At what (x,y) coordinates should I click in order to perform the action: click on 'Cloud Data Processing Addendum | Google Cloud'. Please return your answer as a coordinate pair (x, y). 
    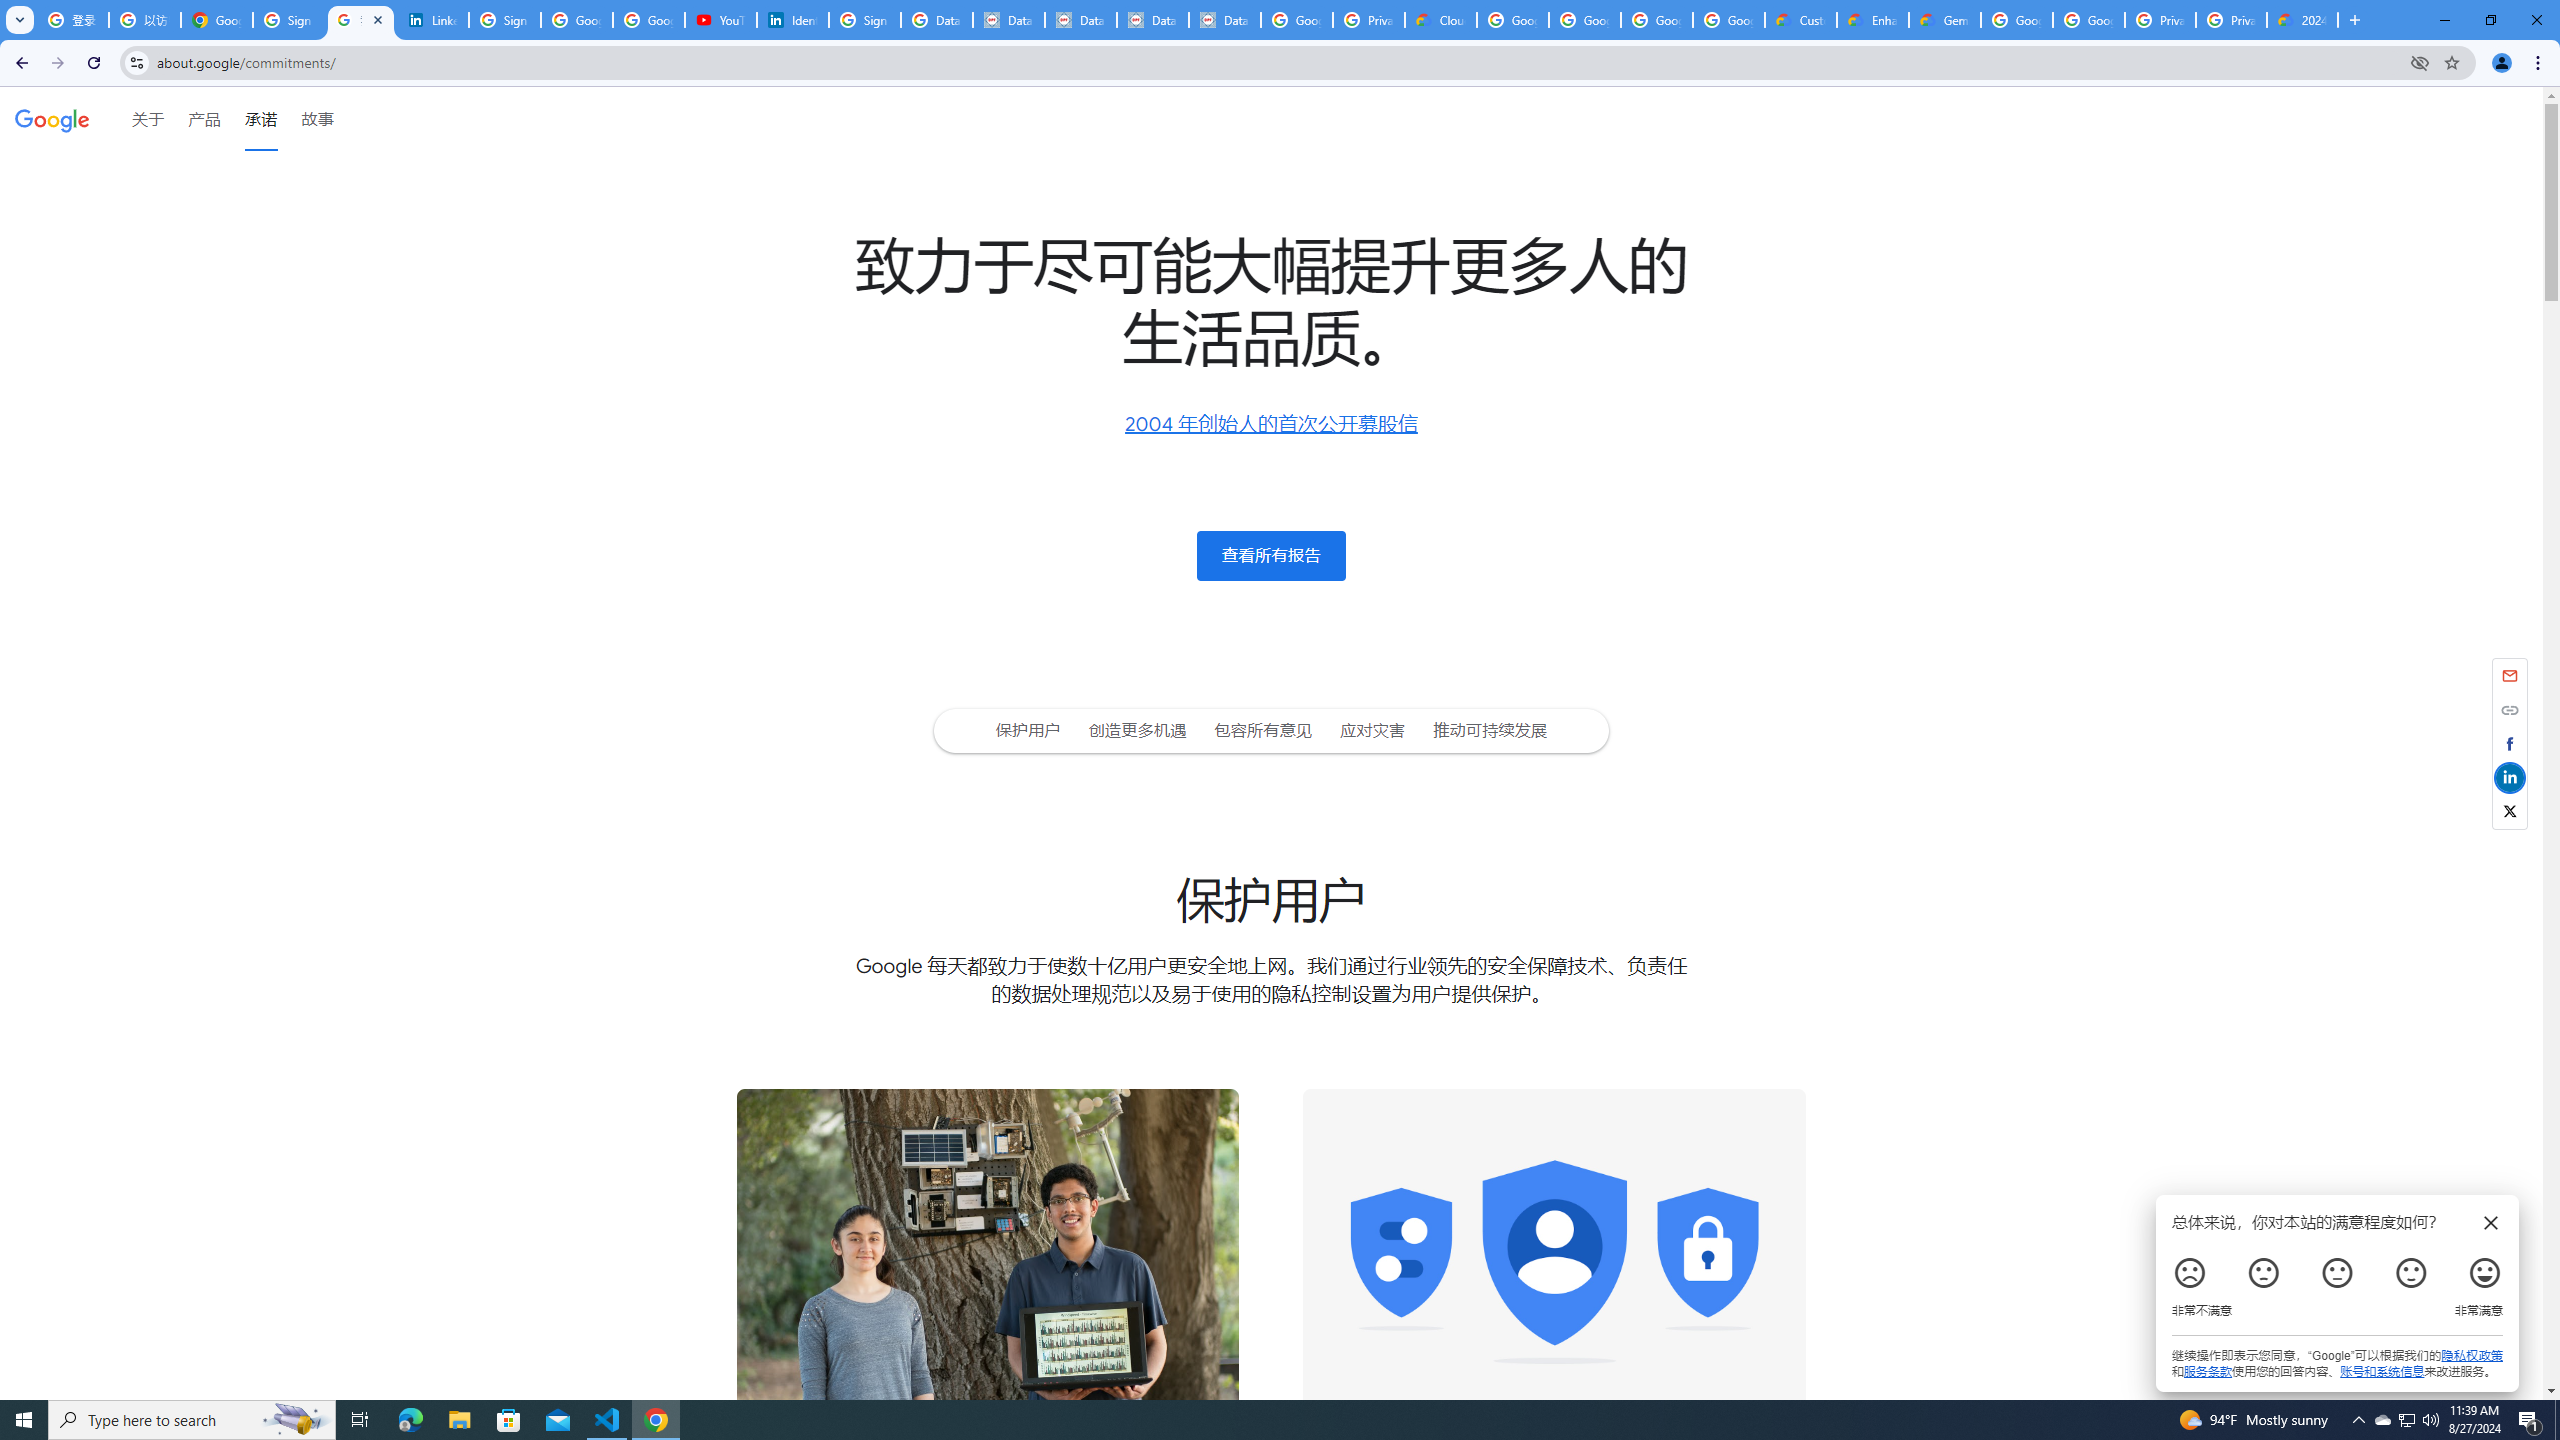
    Looking at the image, I should click on (1439, 19).